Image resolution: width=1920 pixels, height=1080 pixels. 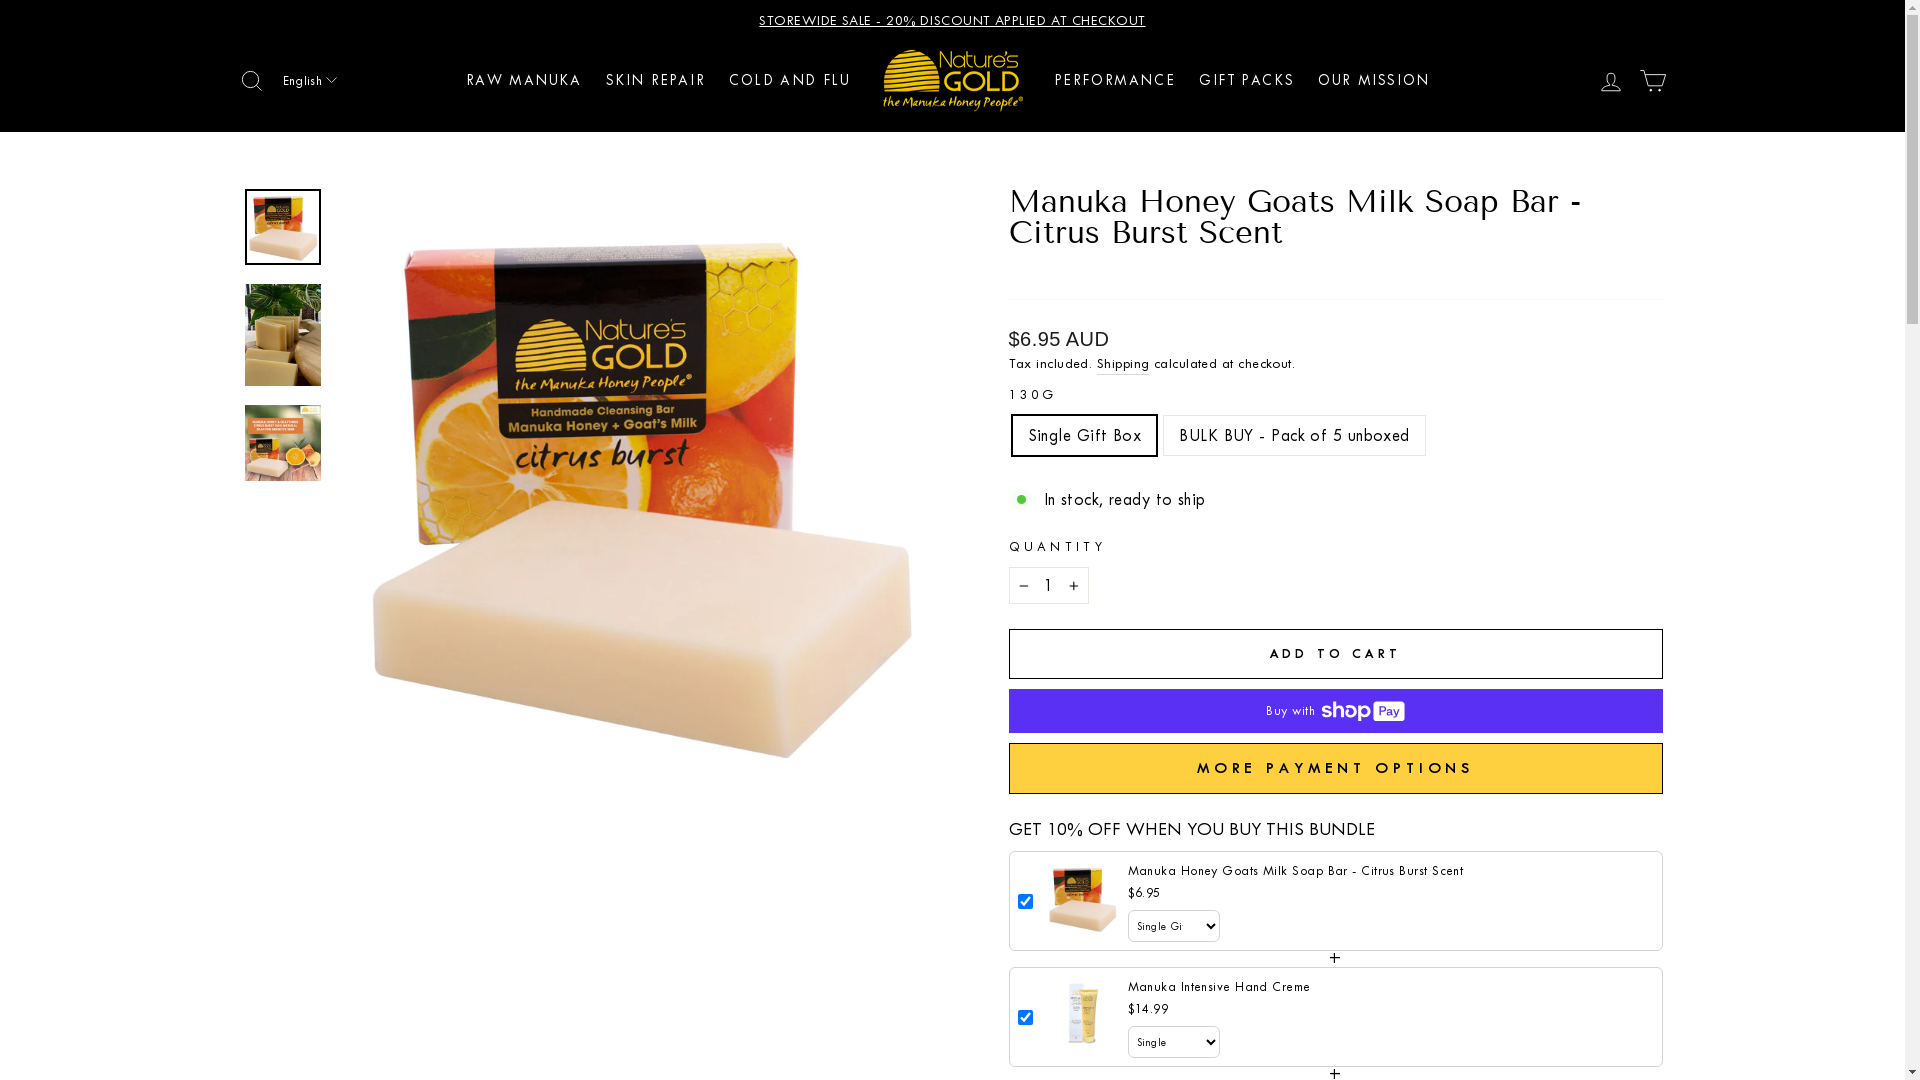 I want to click on 'ICON-SEARCH, so click(x=249, y=80).